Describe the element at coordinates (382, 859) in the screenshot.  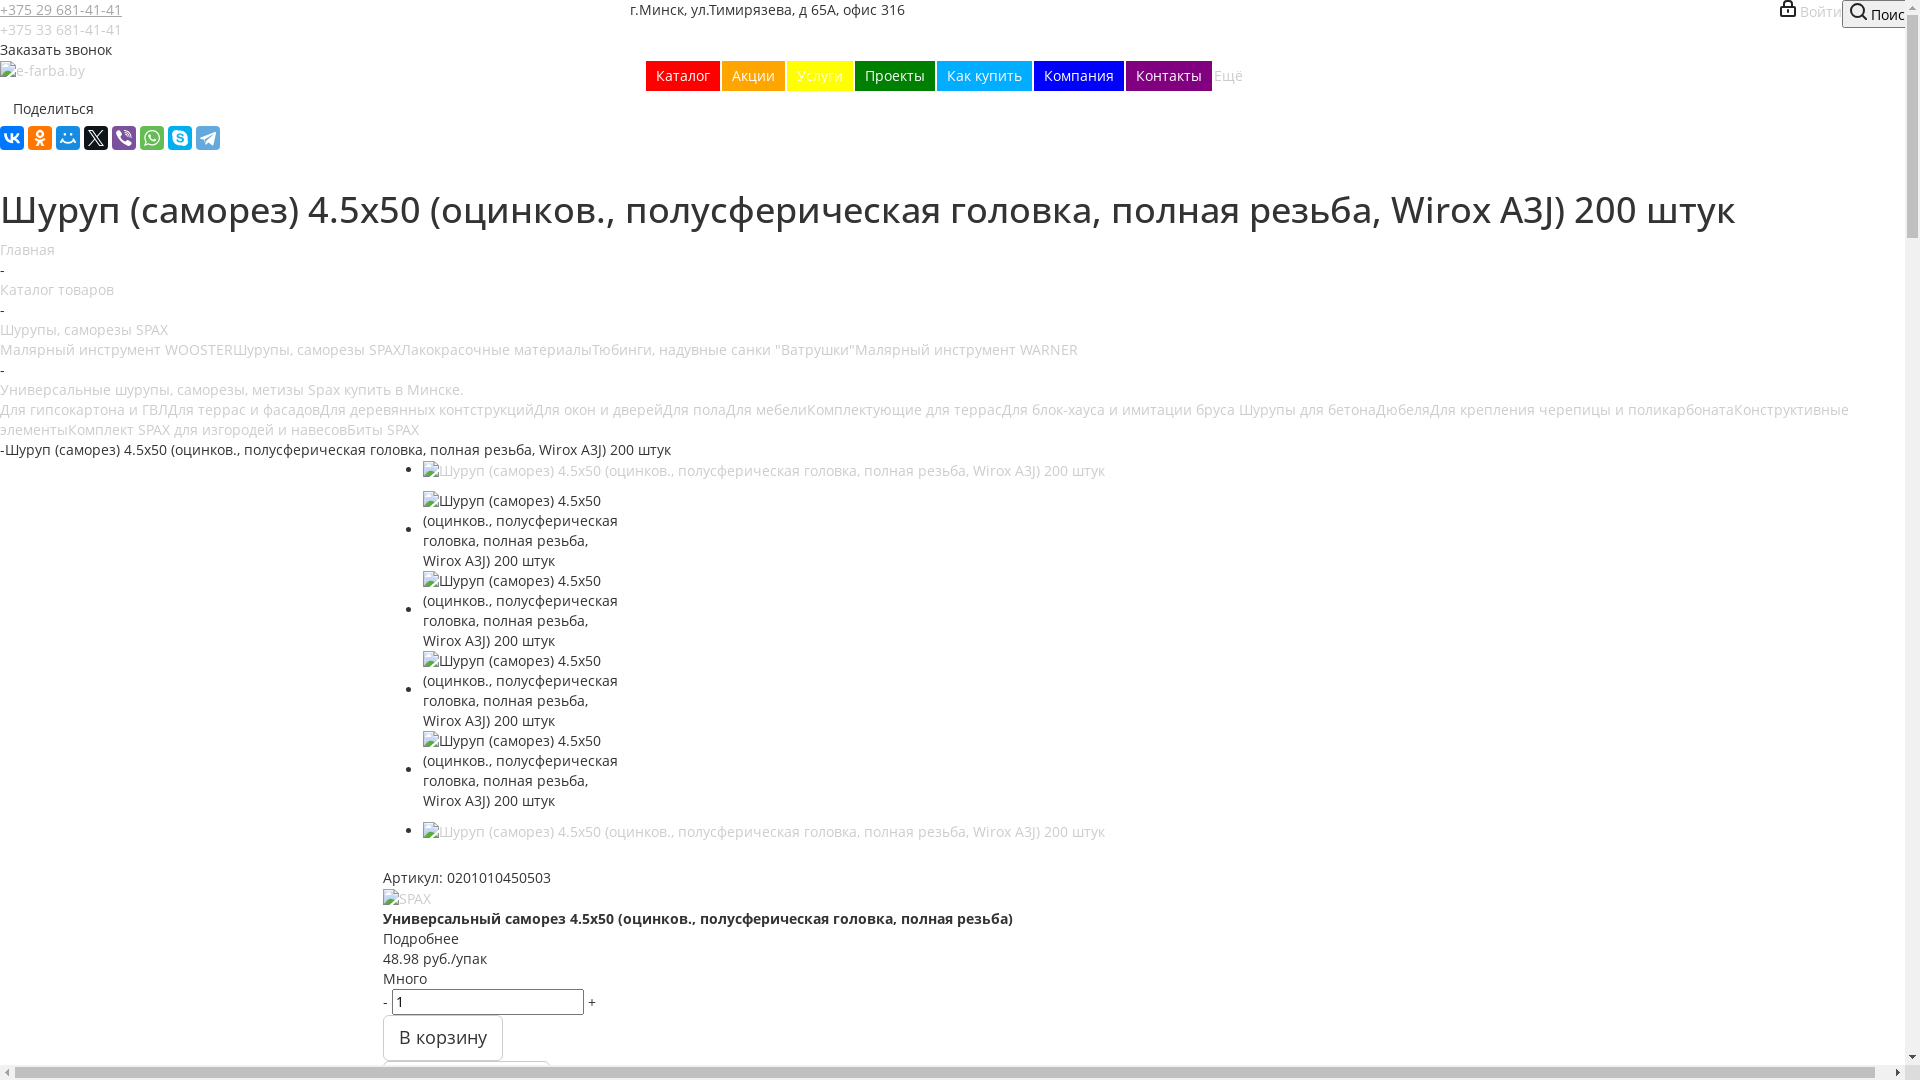
I see `'1'` at that location.